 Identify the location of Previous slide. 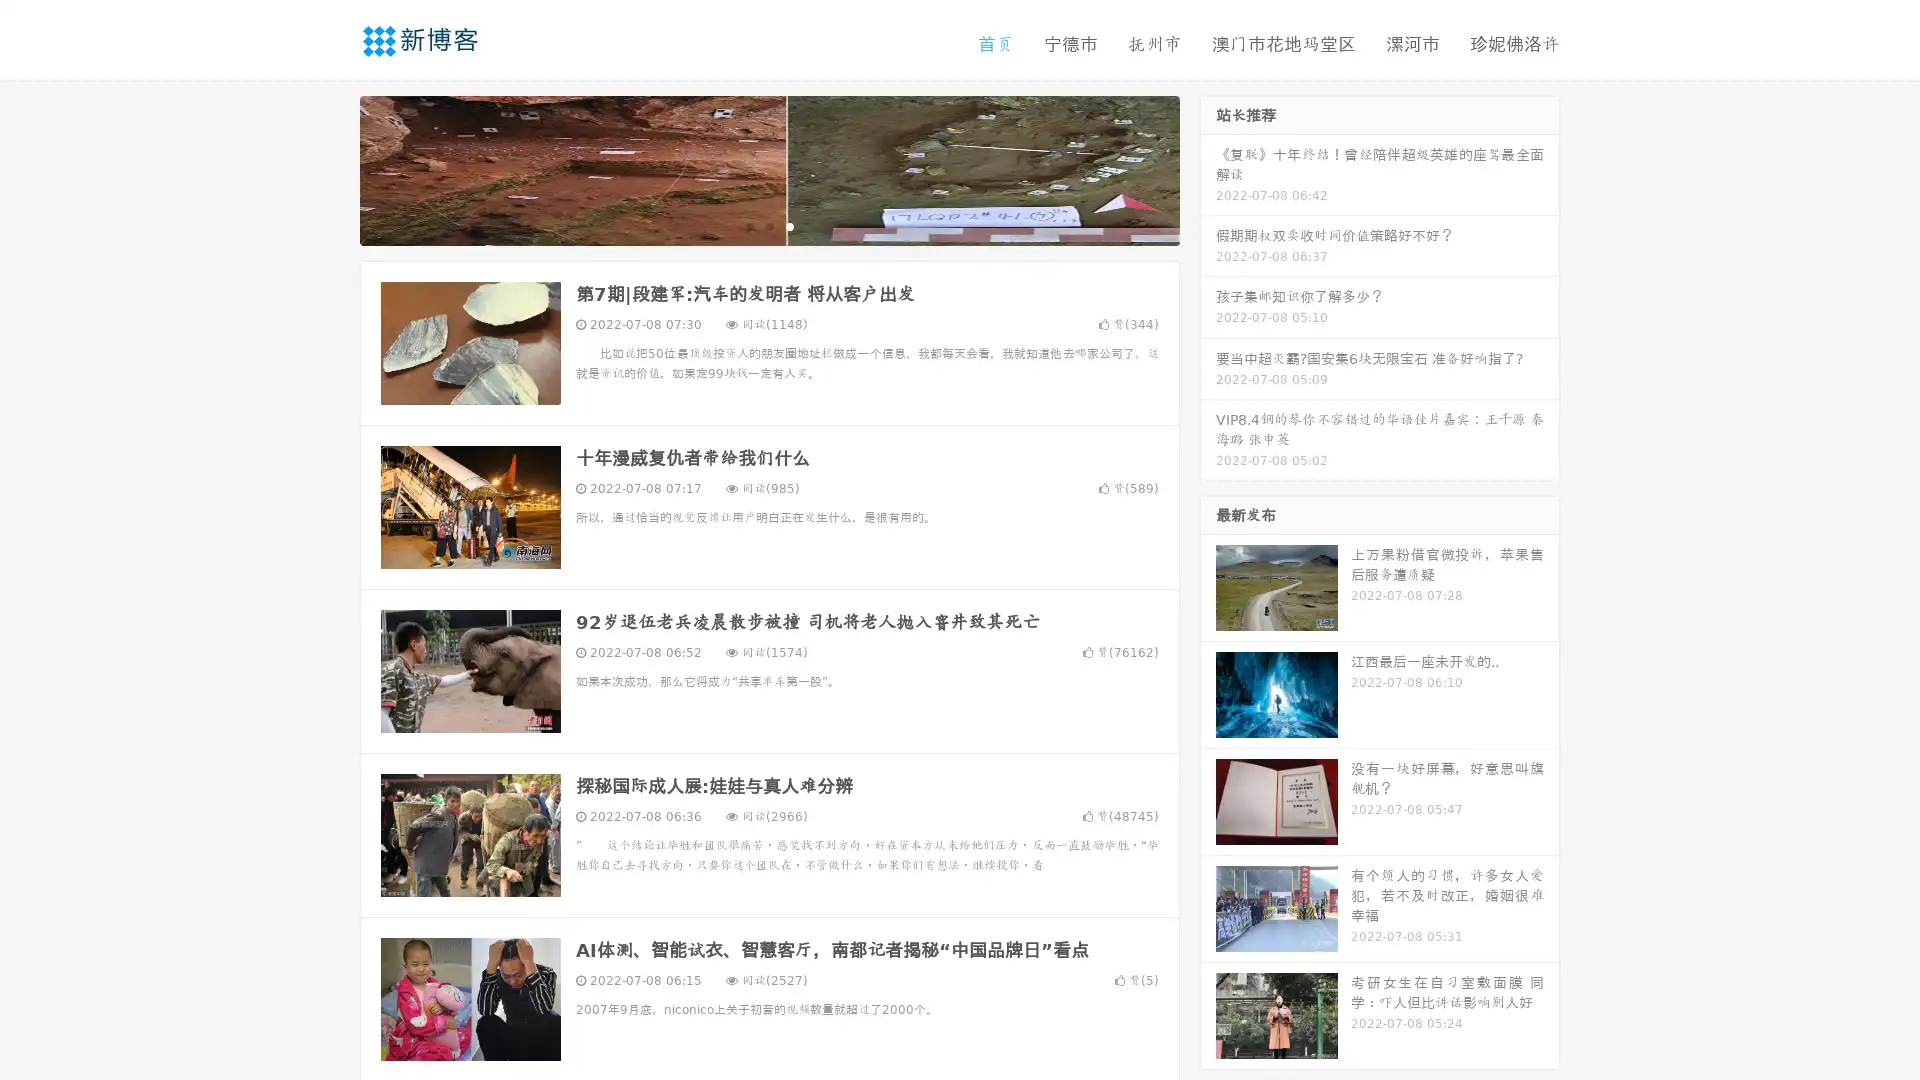
(330, 168).